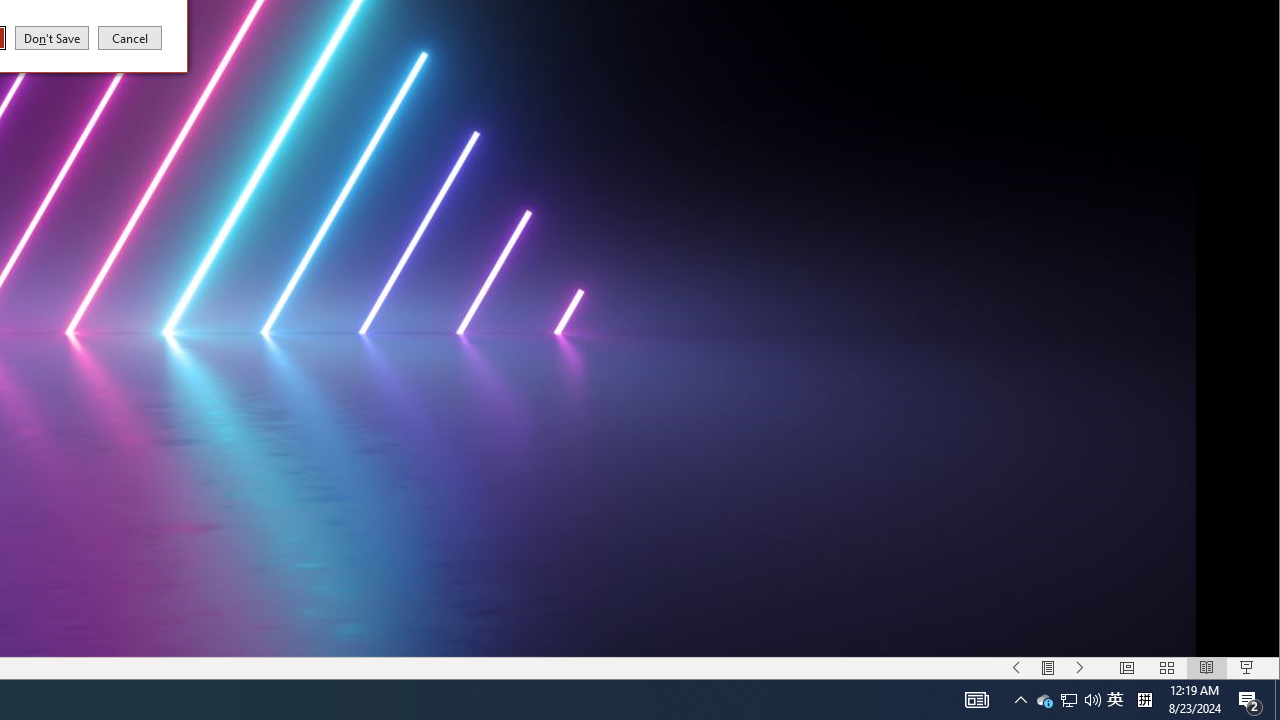 Image resolution: width=1280 pixels, height=720 pixels. What do you see at coordinates (1114, 698) in the screenshot?
I see `'Tray Input Indicator - Chinese (Simplified, China)'` at bounding box center [1114, 698].